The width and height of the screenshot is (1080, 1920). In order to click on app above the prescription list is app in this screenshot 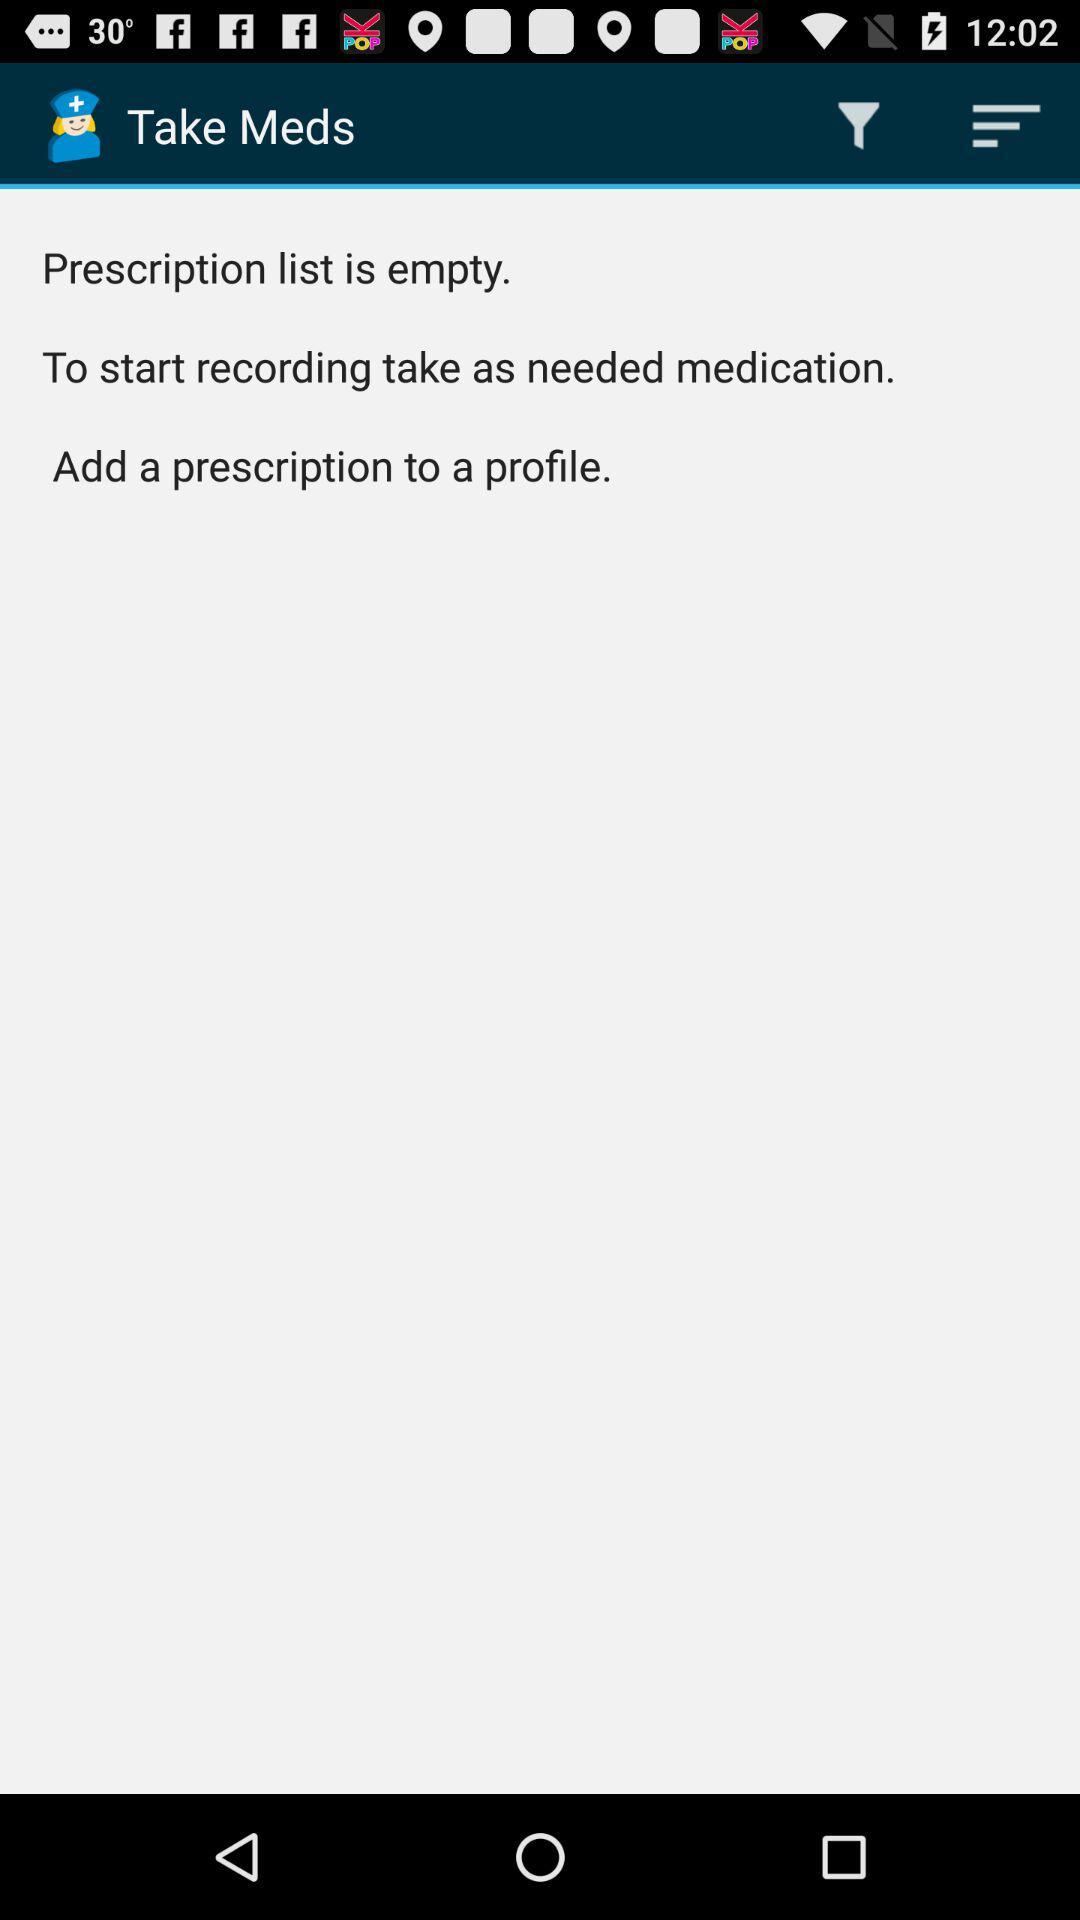, I will do `click(1006, 124)`.